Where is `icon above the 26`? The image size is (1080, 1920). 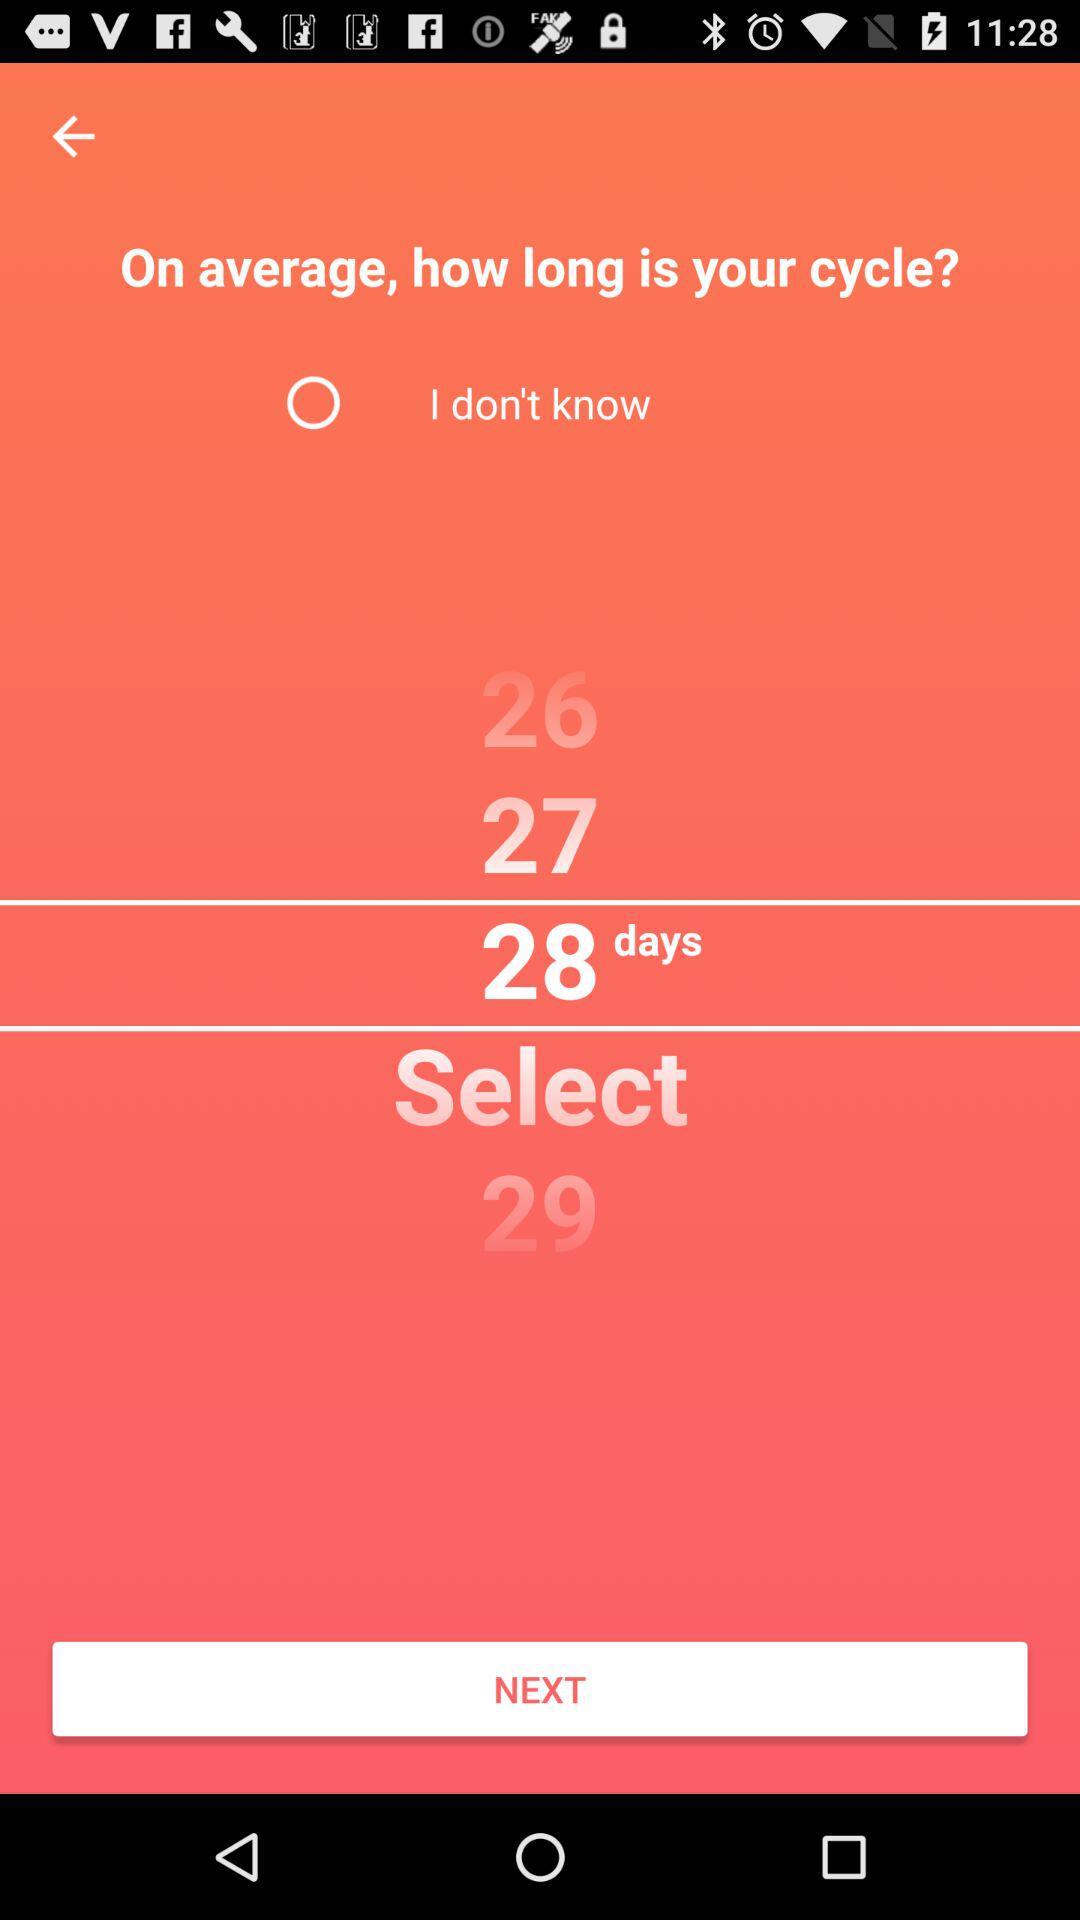
icon above the 26 is located at coordinates (540, 401).